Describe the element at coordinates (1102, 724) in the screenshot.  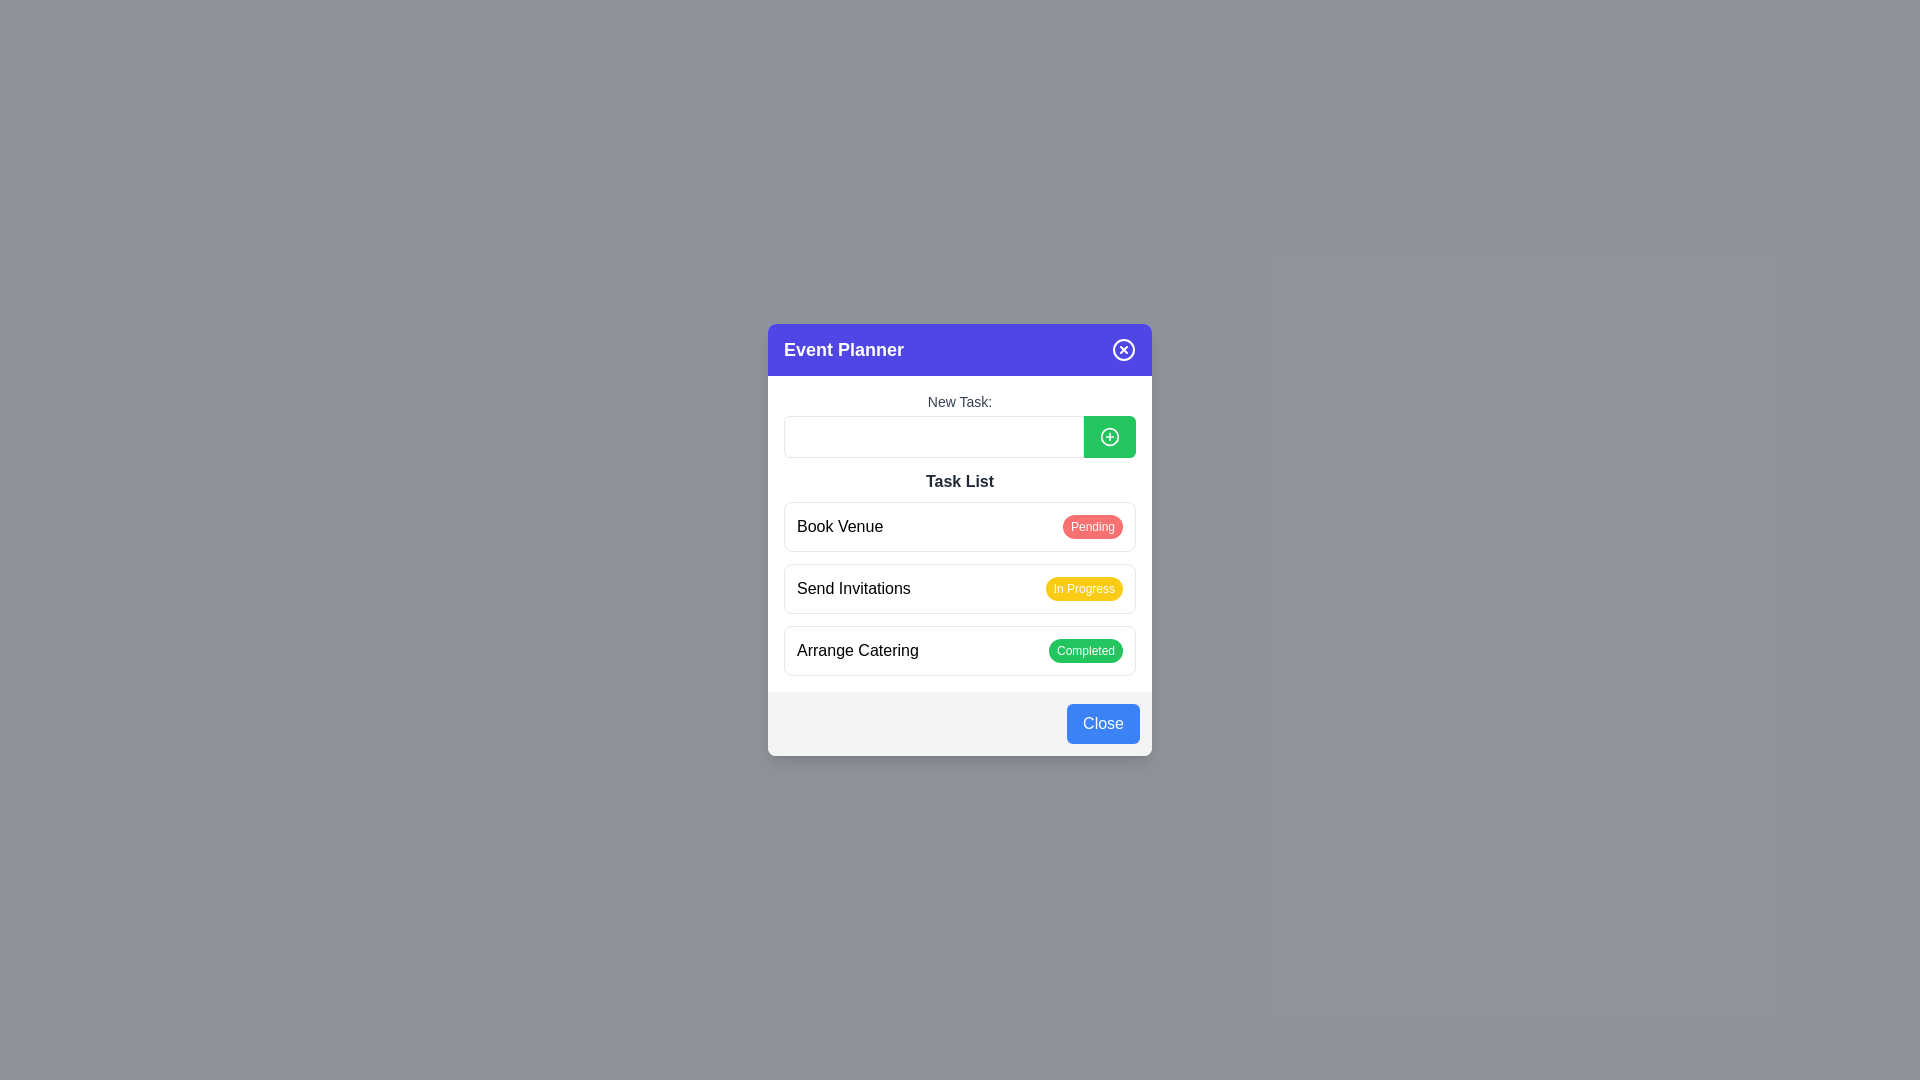
I see `the 'Close' button` at that location.